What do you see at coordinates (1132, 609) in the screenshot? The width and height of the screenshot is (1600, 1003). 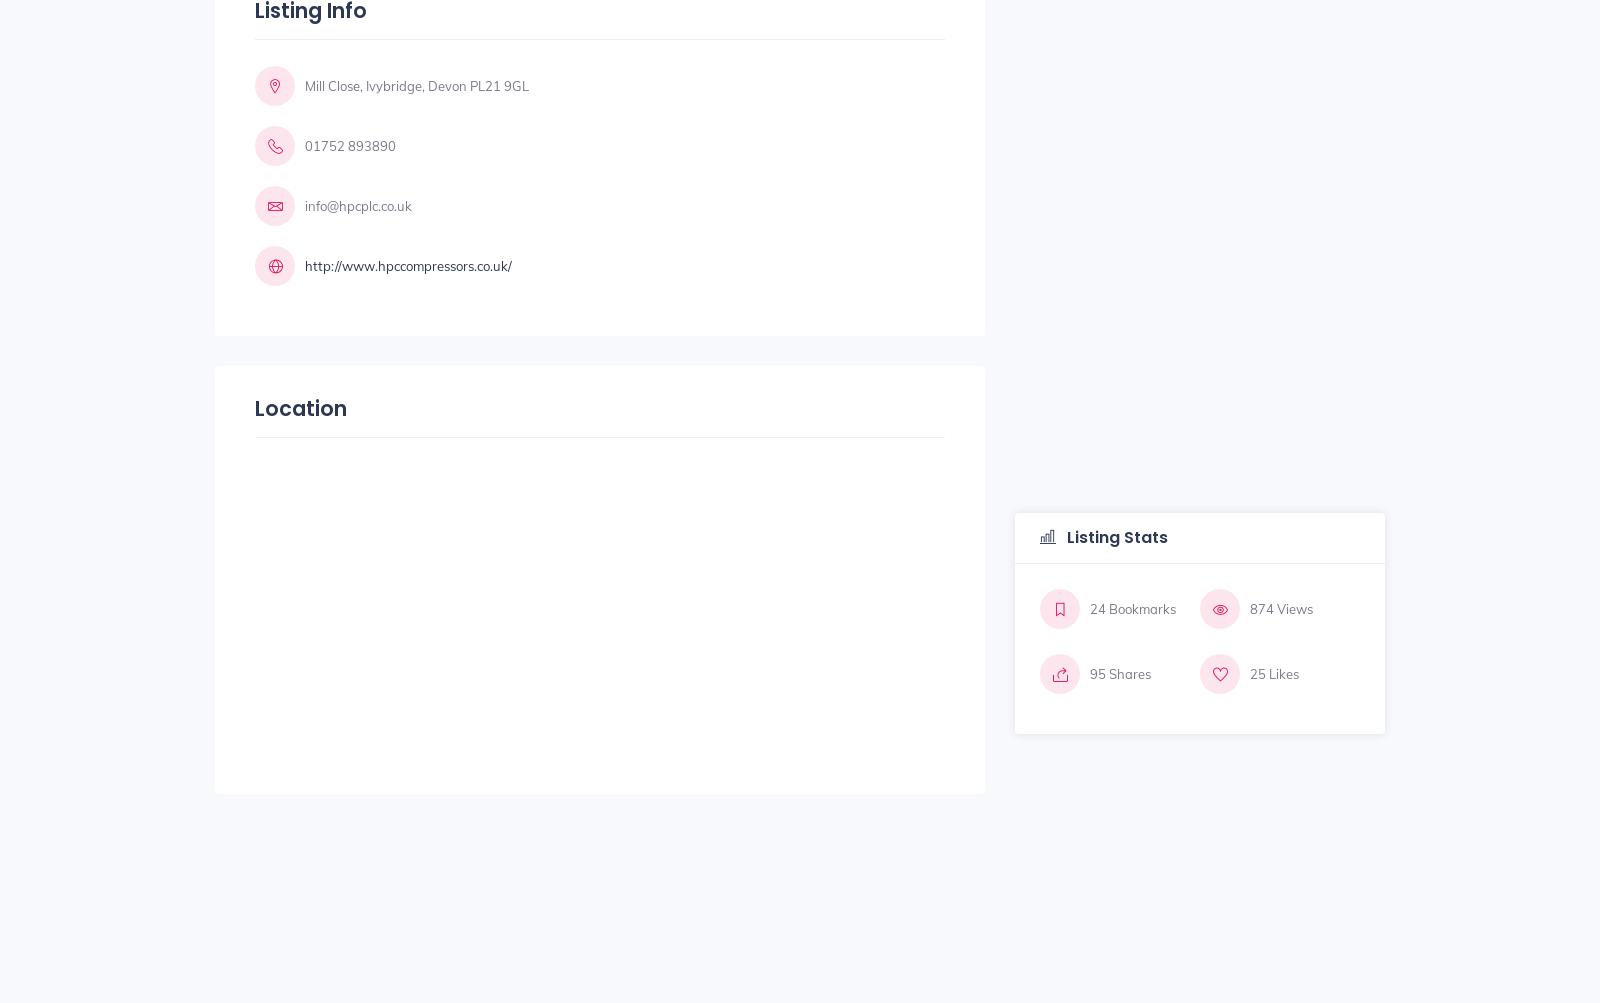 I see `'24 Bookmarks'` at bounding box center [1132, 609].